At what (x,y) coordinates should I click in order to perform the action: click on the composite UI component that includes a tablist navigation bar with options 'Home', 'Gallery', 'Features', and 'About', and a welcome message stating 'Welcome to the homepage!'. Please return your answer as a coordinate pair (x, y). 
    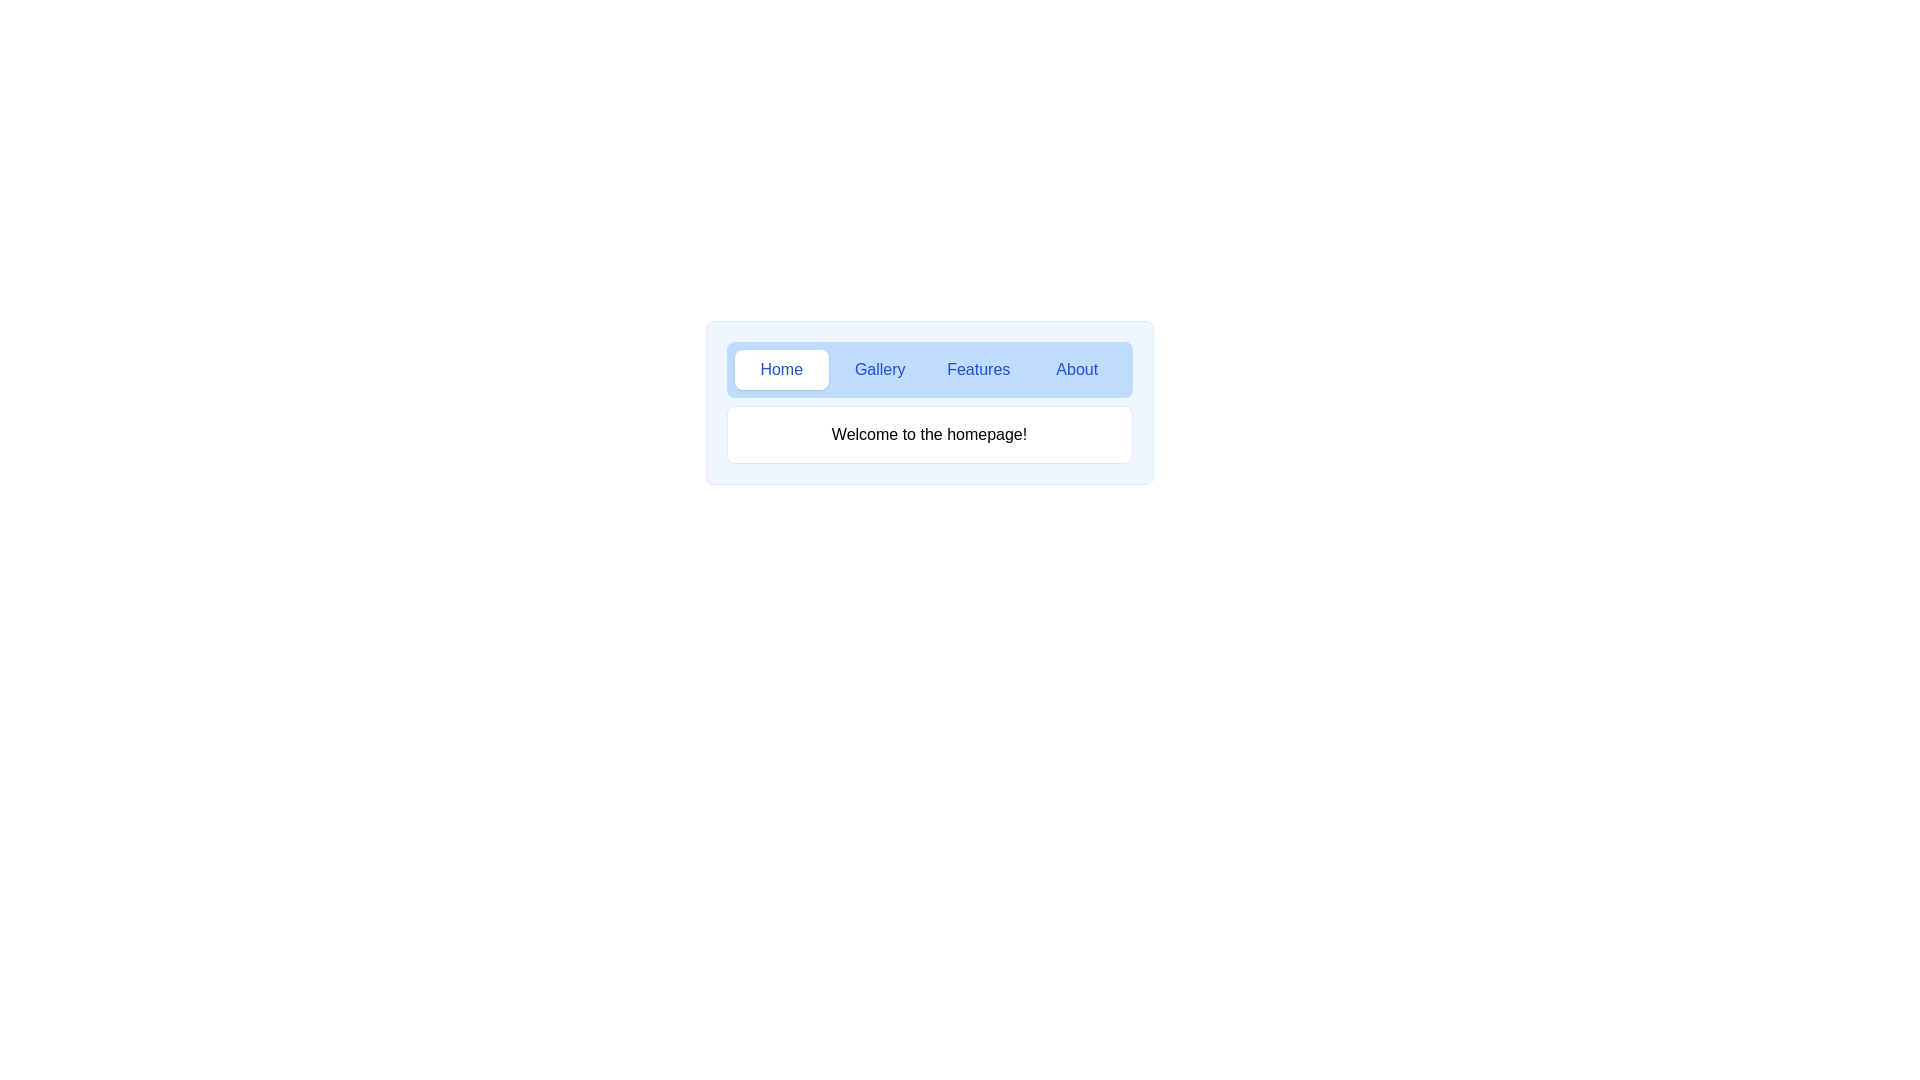
    Looking at the image, I should click on (928, 402).